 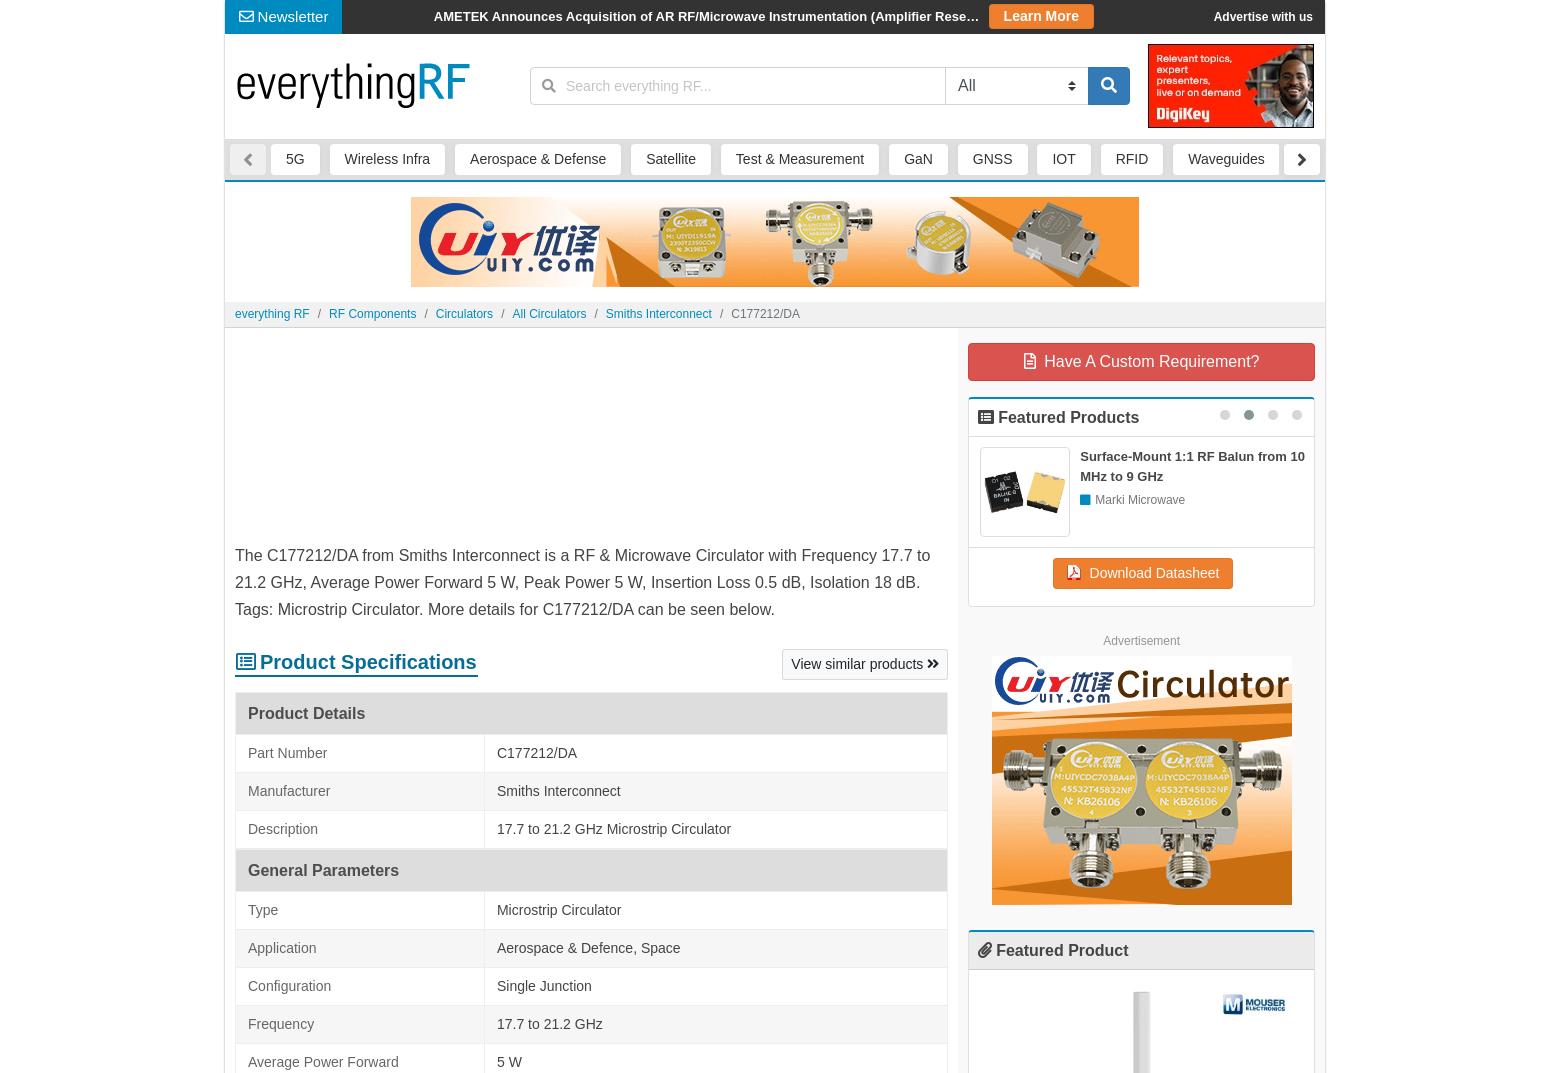 What do you see at coordinates (321, 974) in the screenshot?
I see `'RFCR6751 from RF-CI'` at bounding box center [321, 974].